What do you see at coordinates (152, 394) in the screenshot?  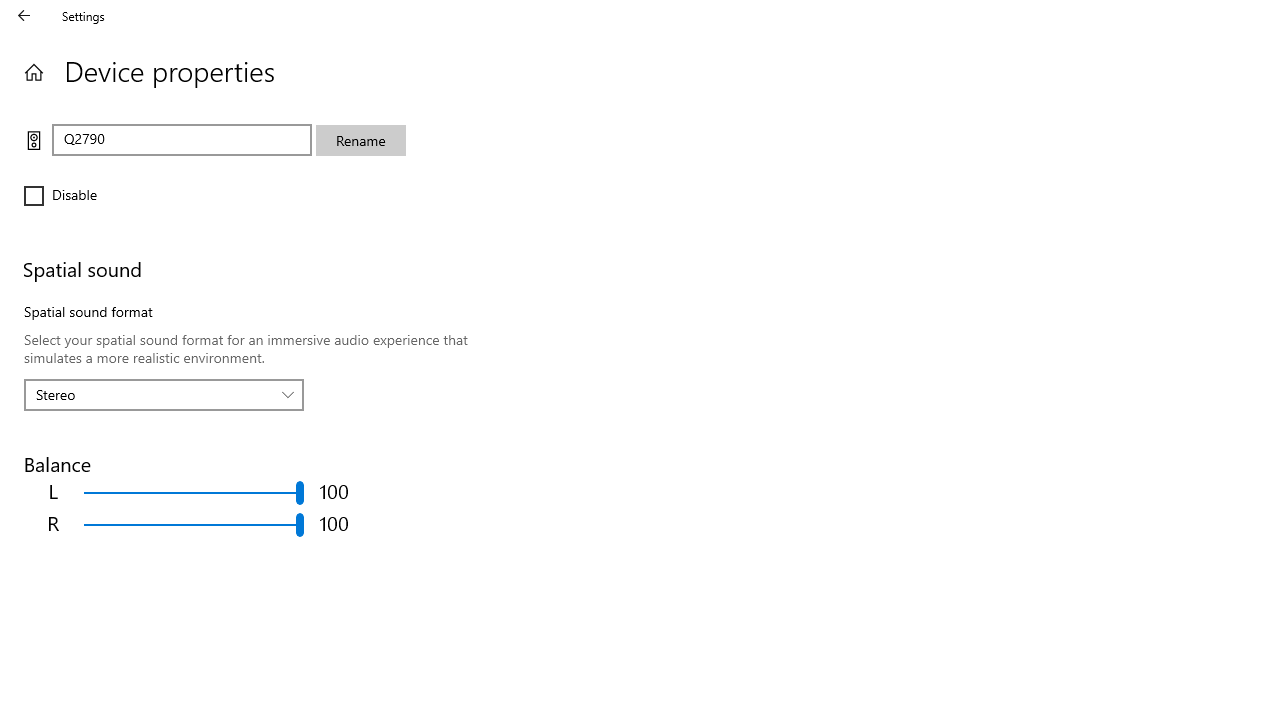 I see `'Stereo'` at bounding box center [152, 394].